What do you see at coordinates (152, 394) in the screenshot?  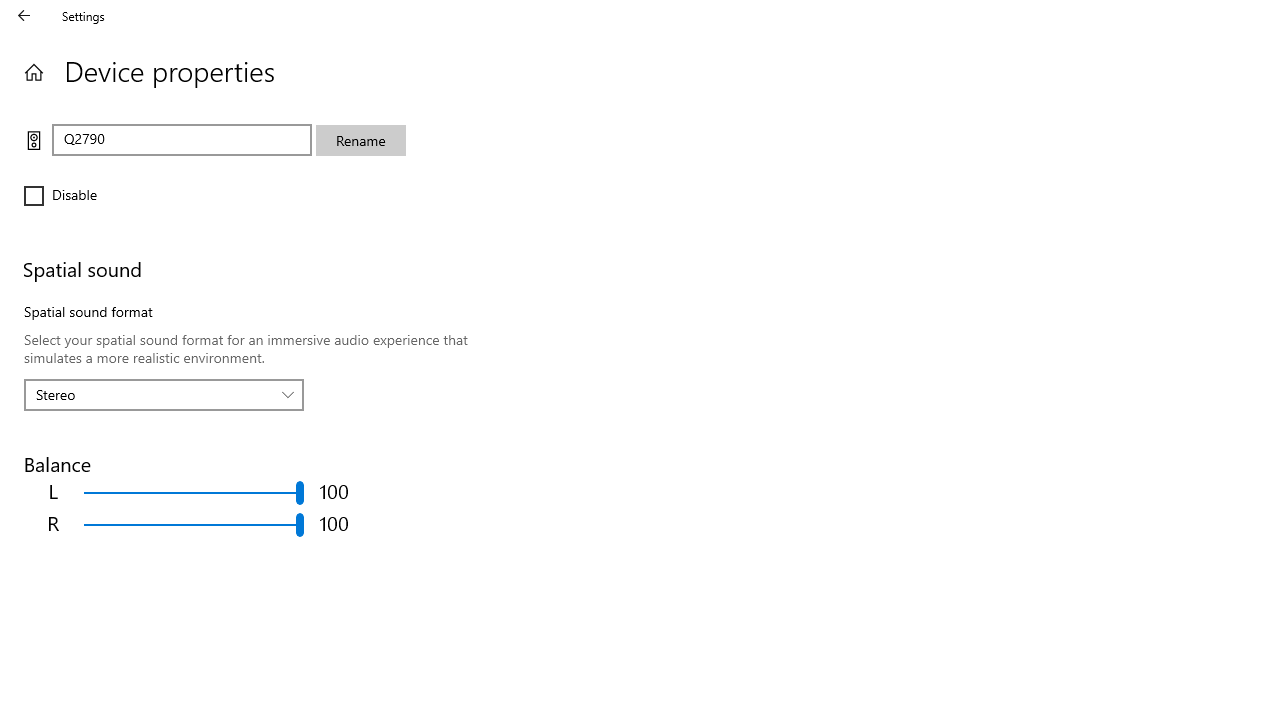 I see `'Stereo'` at bounding box center [152, 394].